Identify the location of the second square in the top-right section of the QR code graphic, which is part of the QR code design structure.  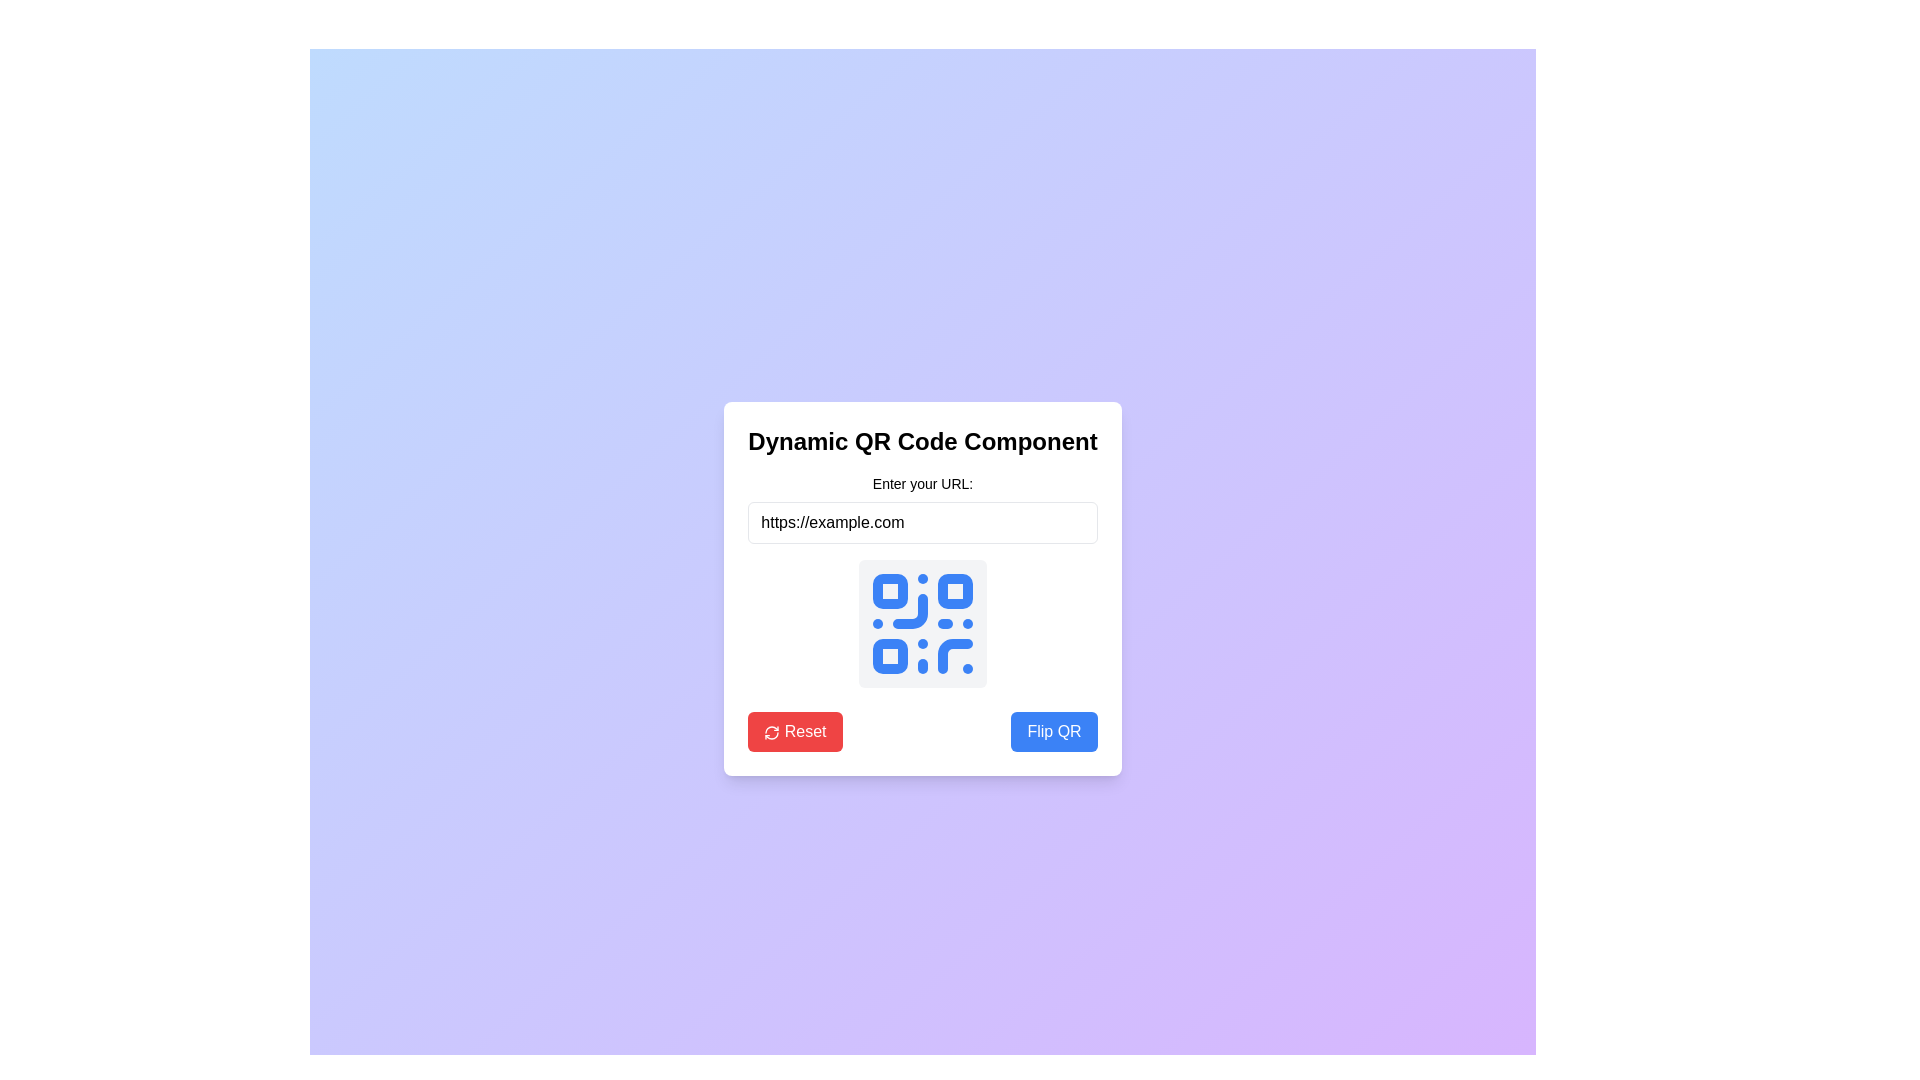
(954, 590).